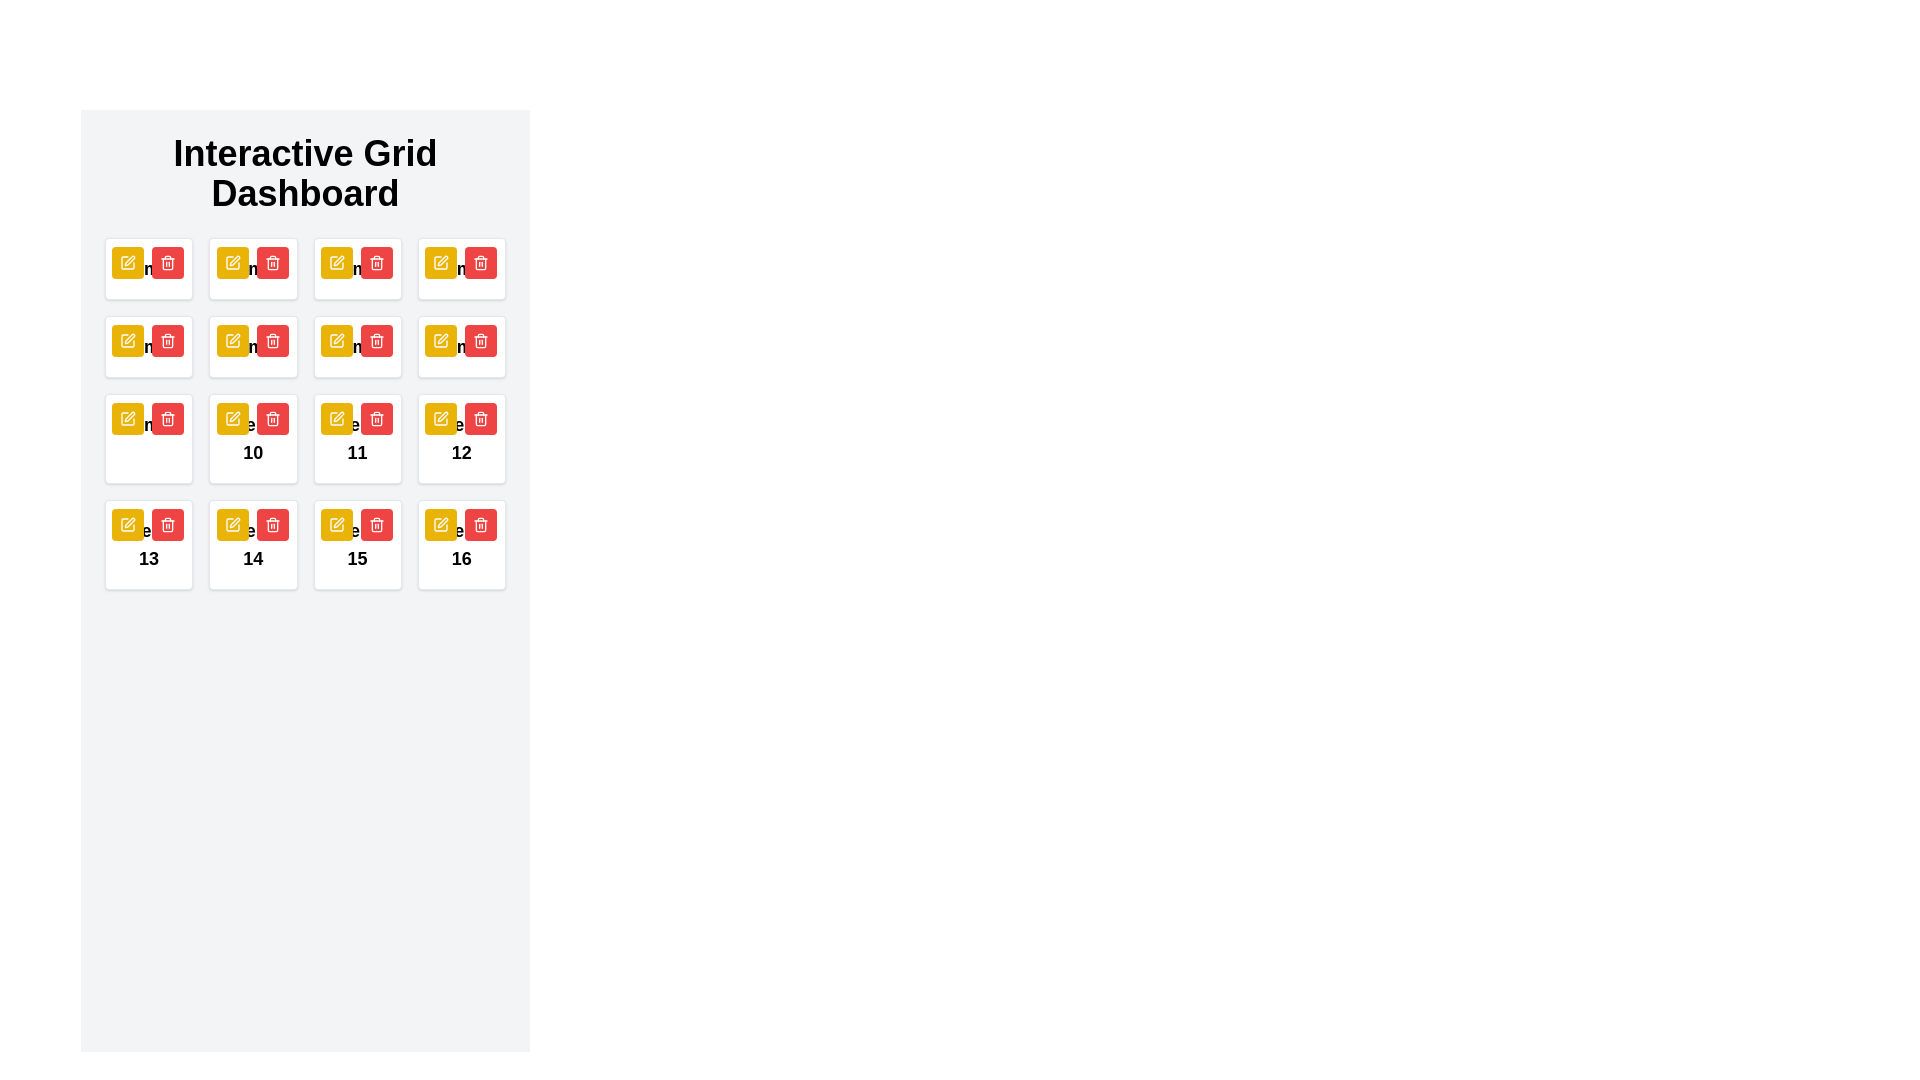 The height and width of the screenshot is (1080, 1920). I want to click on the yellow square button with rounded corners and a white pen icon in the center, so click(127, 418).